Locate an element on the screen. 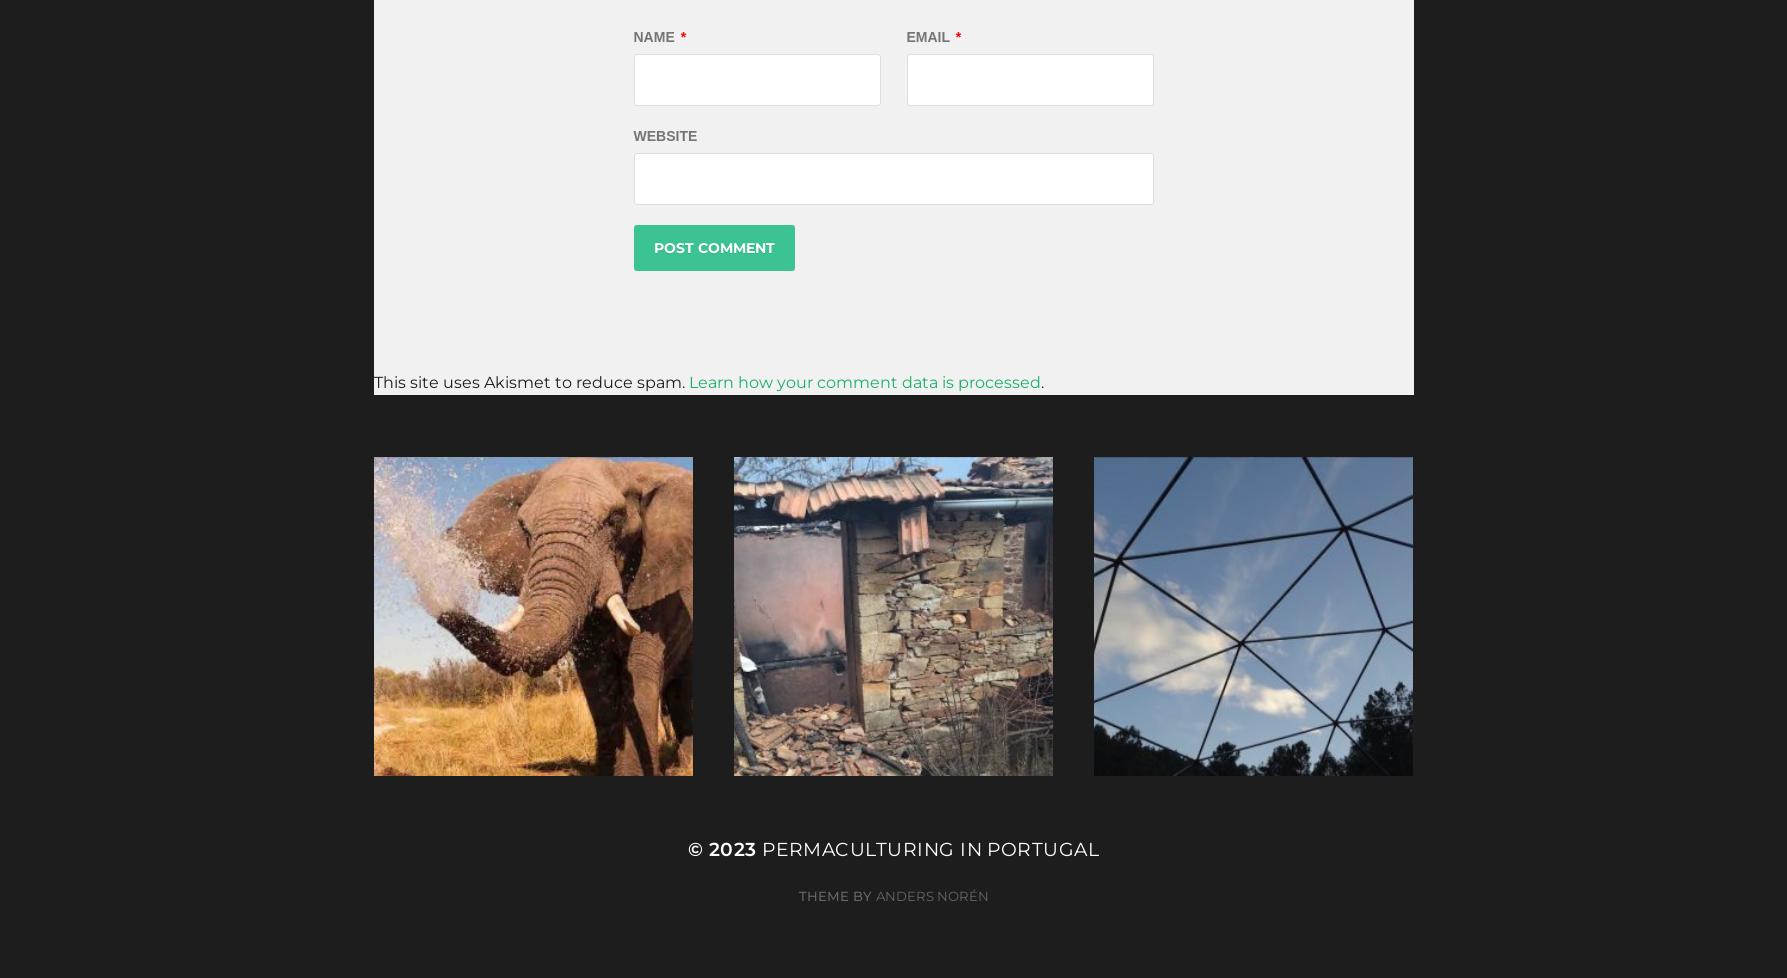 This screenshot has height=978, width=1787. 'January 6, 2018' is located at coordinates (824, 697).